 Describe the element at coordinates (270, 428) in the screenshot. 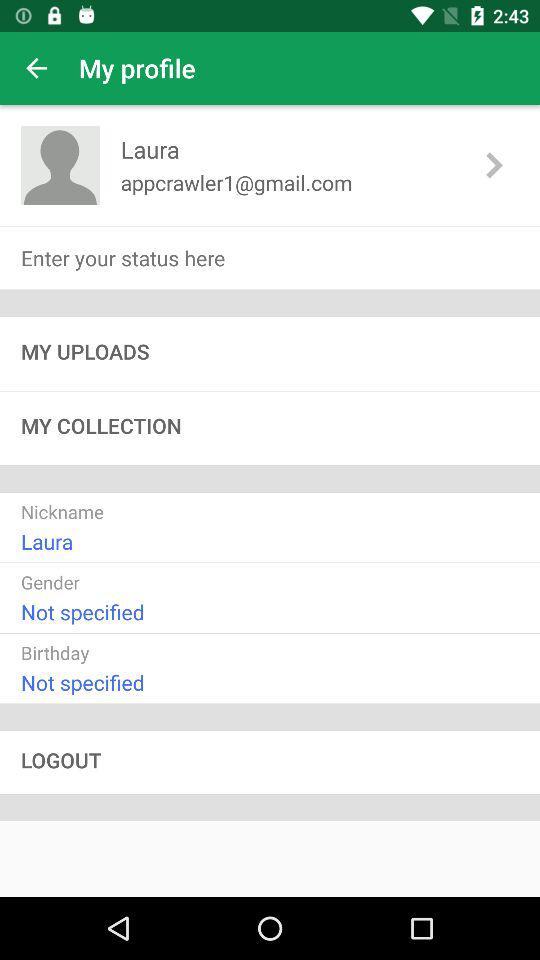

I see `the my collection item` at that location.